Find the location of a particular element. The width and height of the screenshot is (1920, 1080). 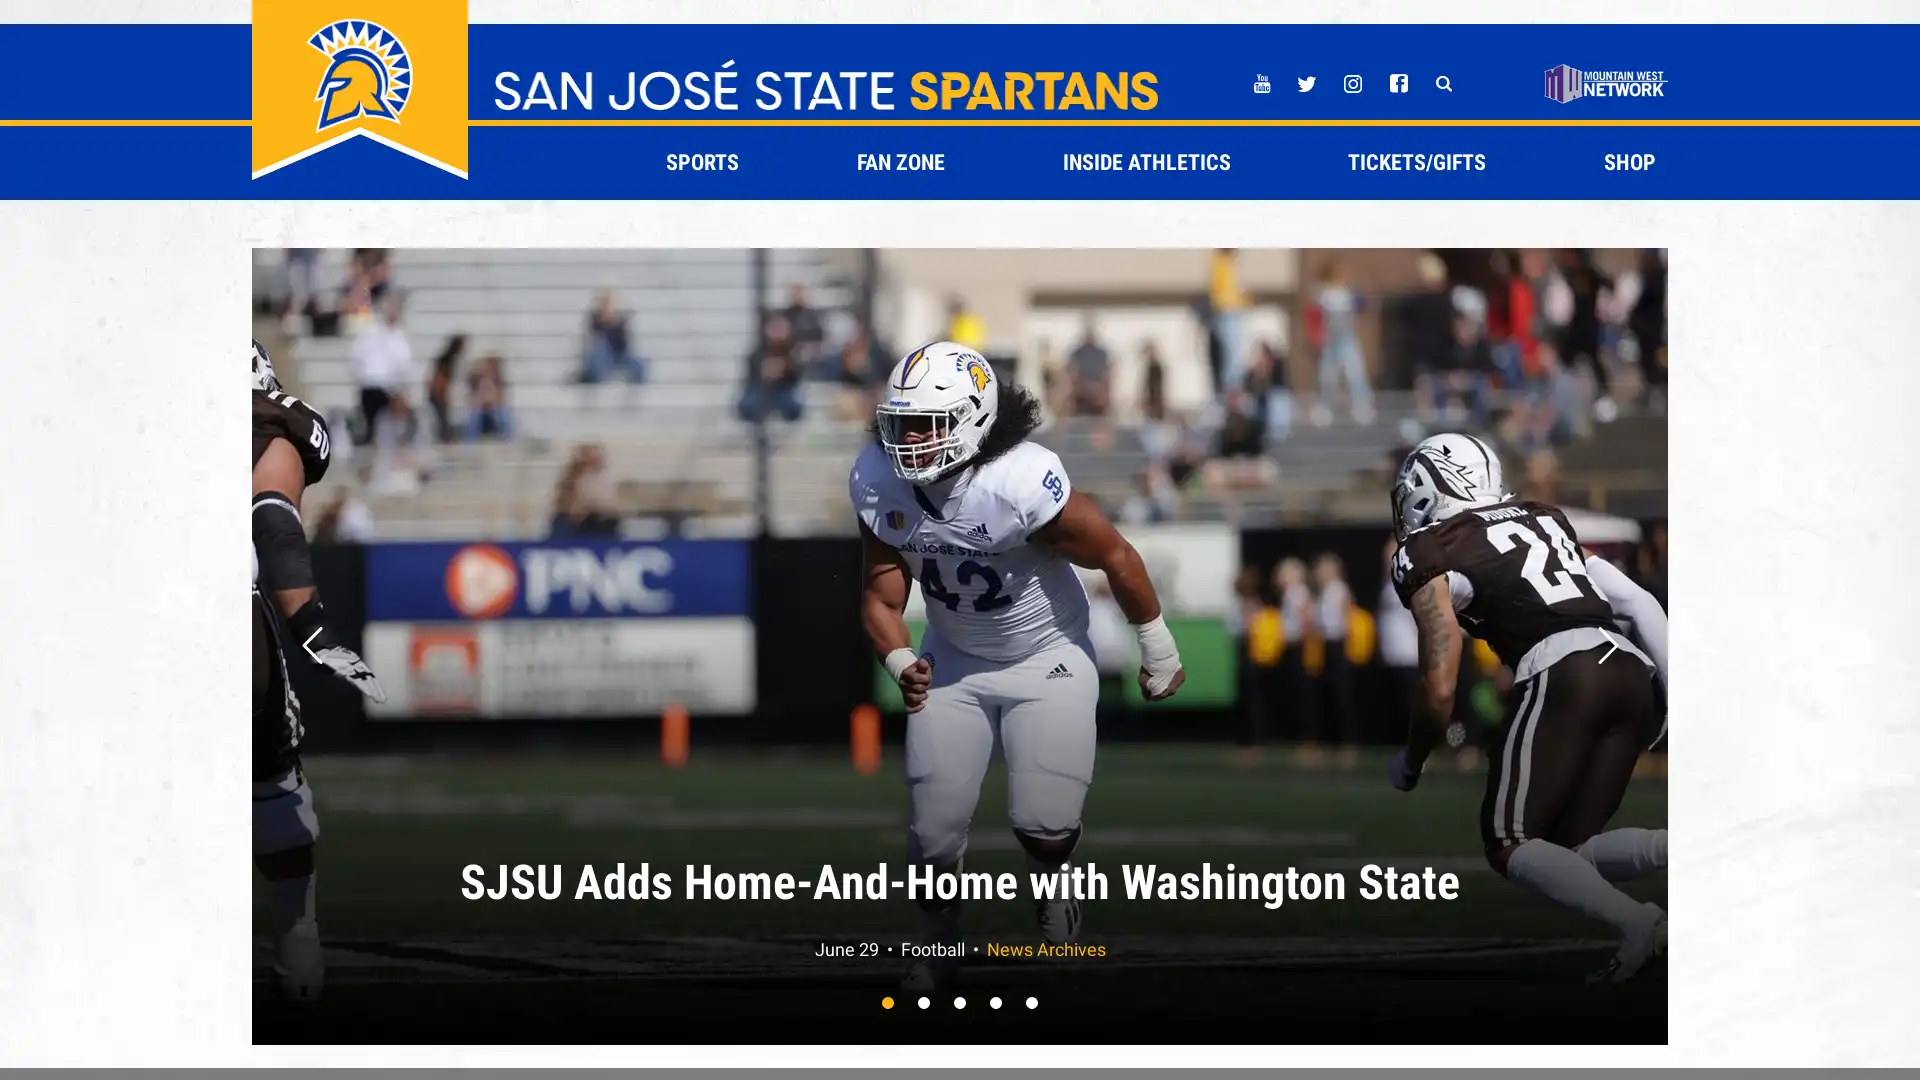

previous is located at coordinates (311, 645).